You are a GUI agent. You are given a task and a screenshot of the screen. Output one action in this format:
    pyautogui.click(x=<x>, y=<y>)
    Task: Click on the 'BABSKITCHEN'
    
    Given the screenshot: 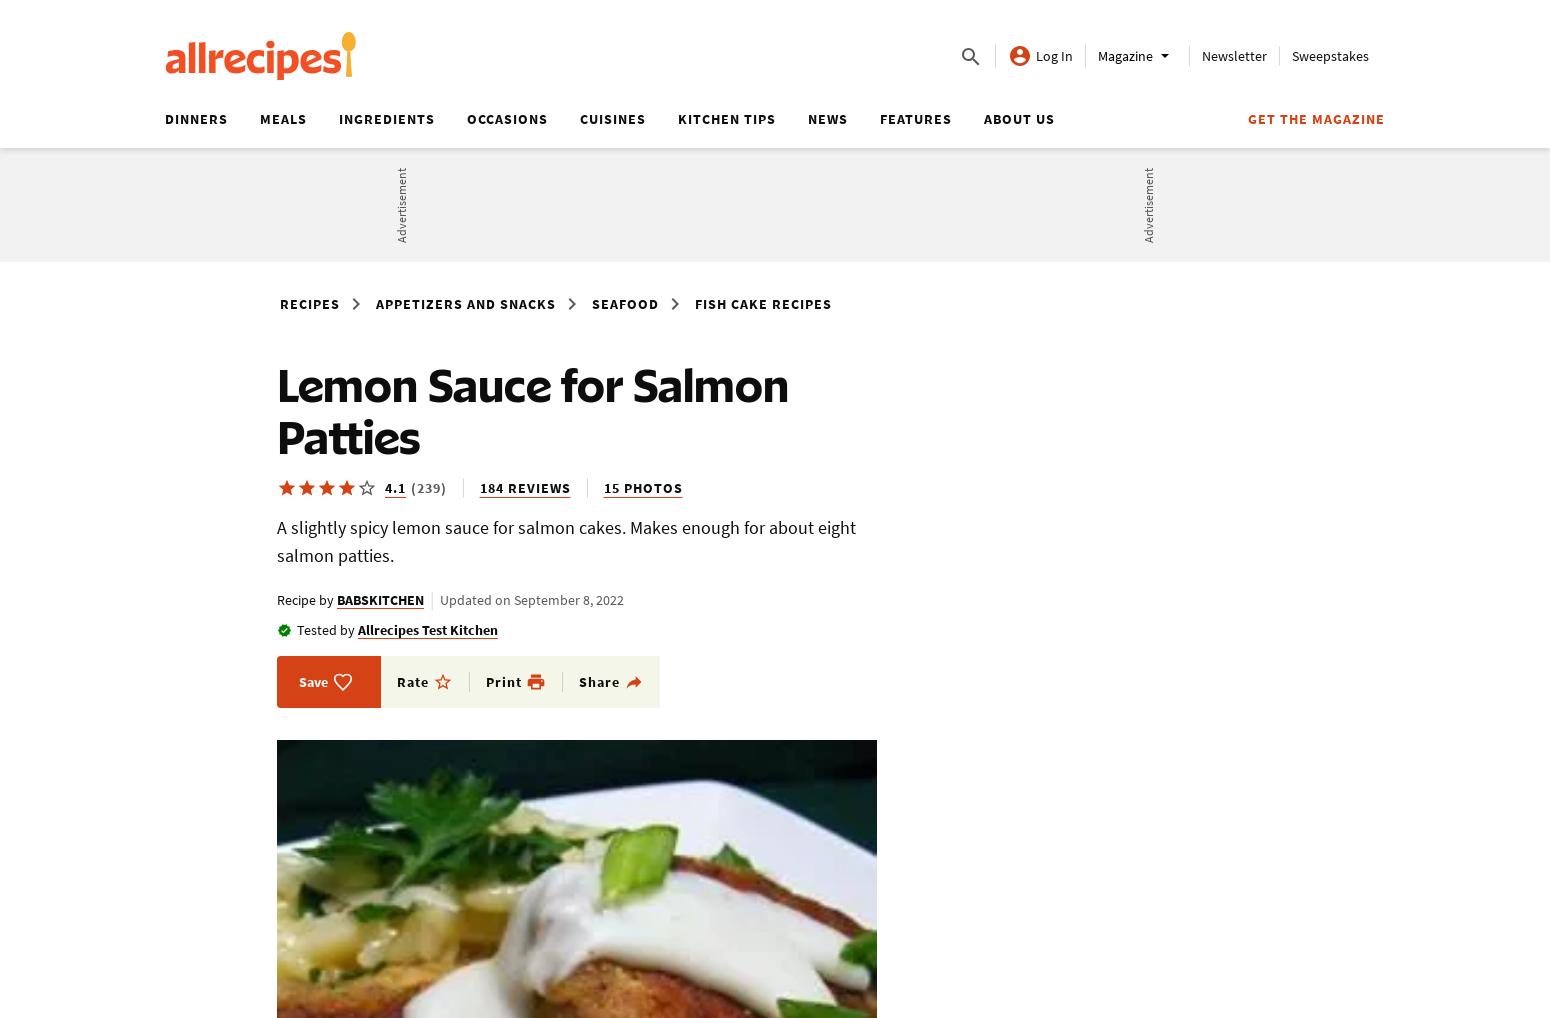 What is the action you would take?
    pyautogui.click(x=335, y=600)
    